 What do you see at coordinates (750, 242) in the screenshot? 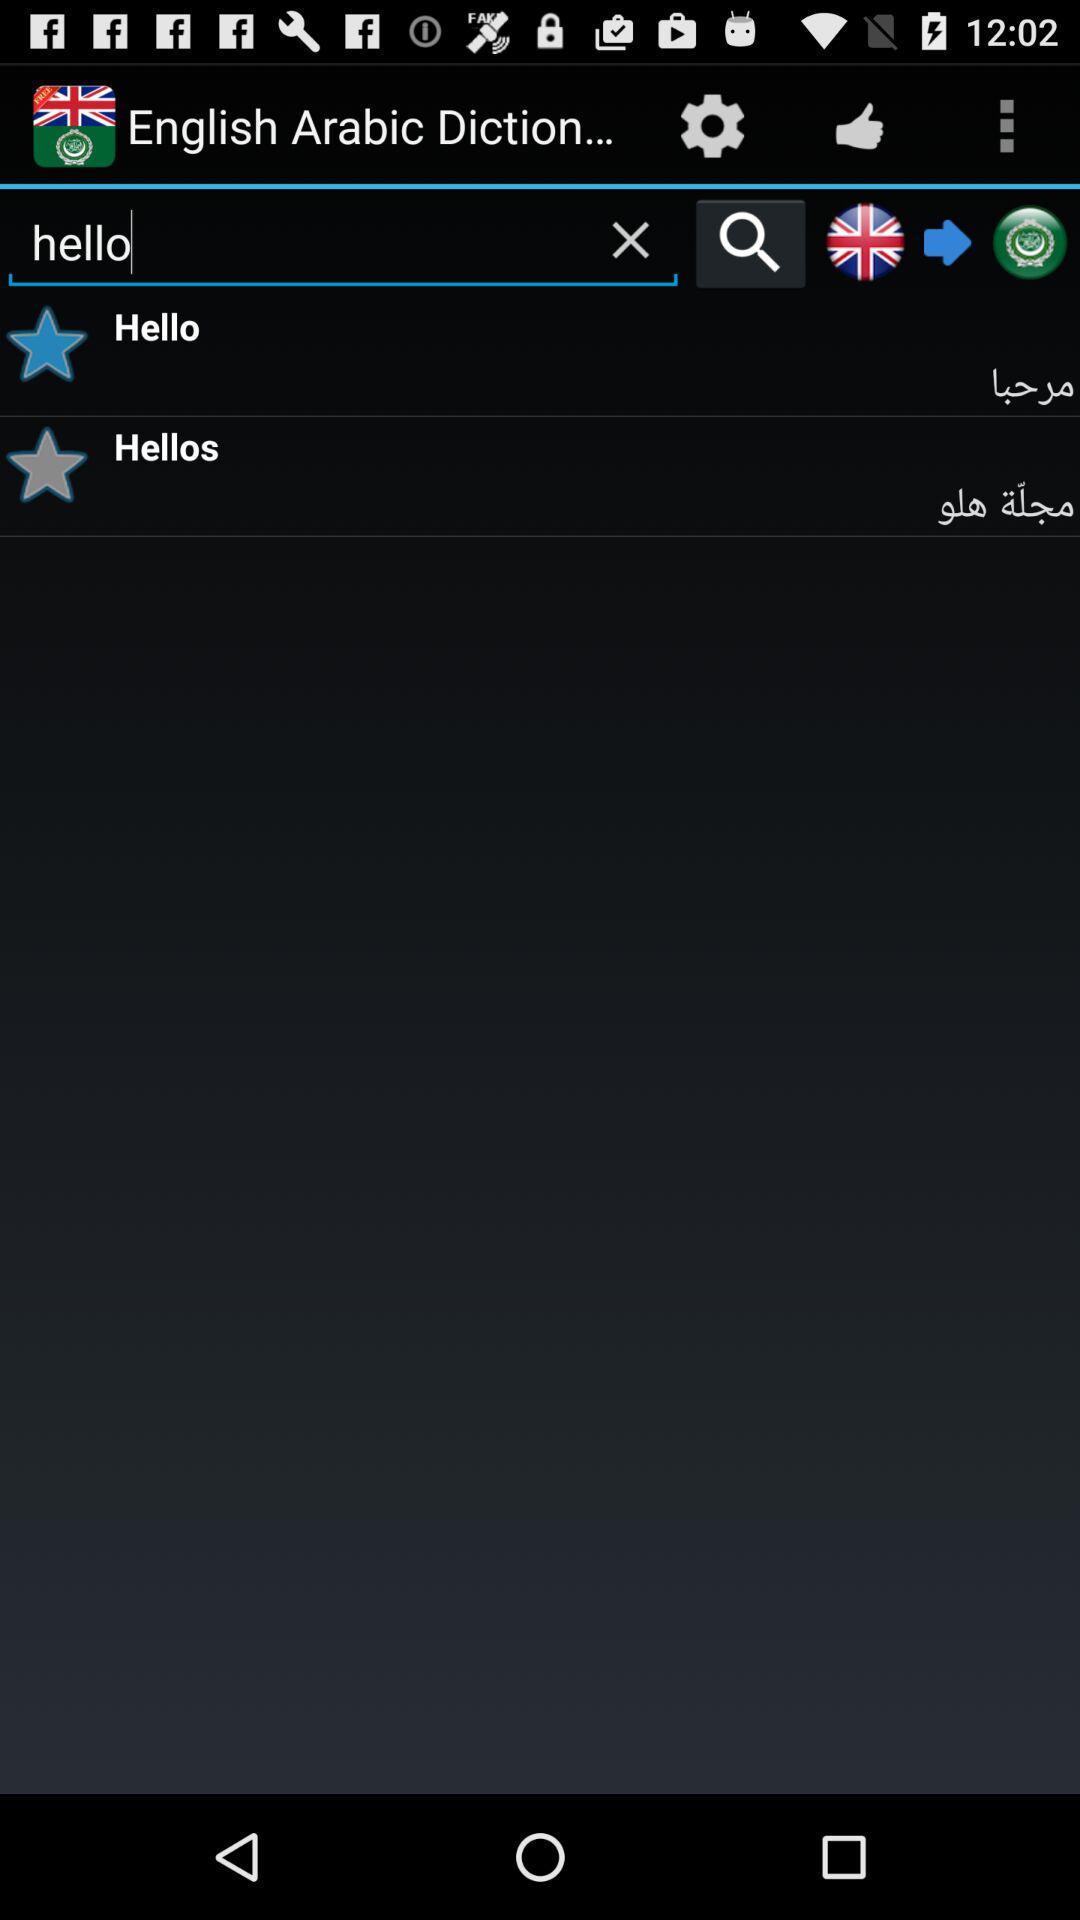
I see `item next to the hello icon` at bounding box center [750, 242].